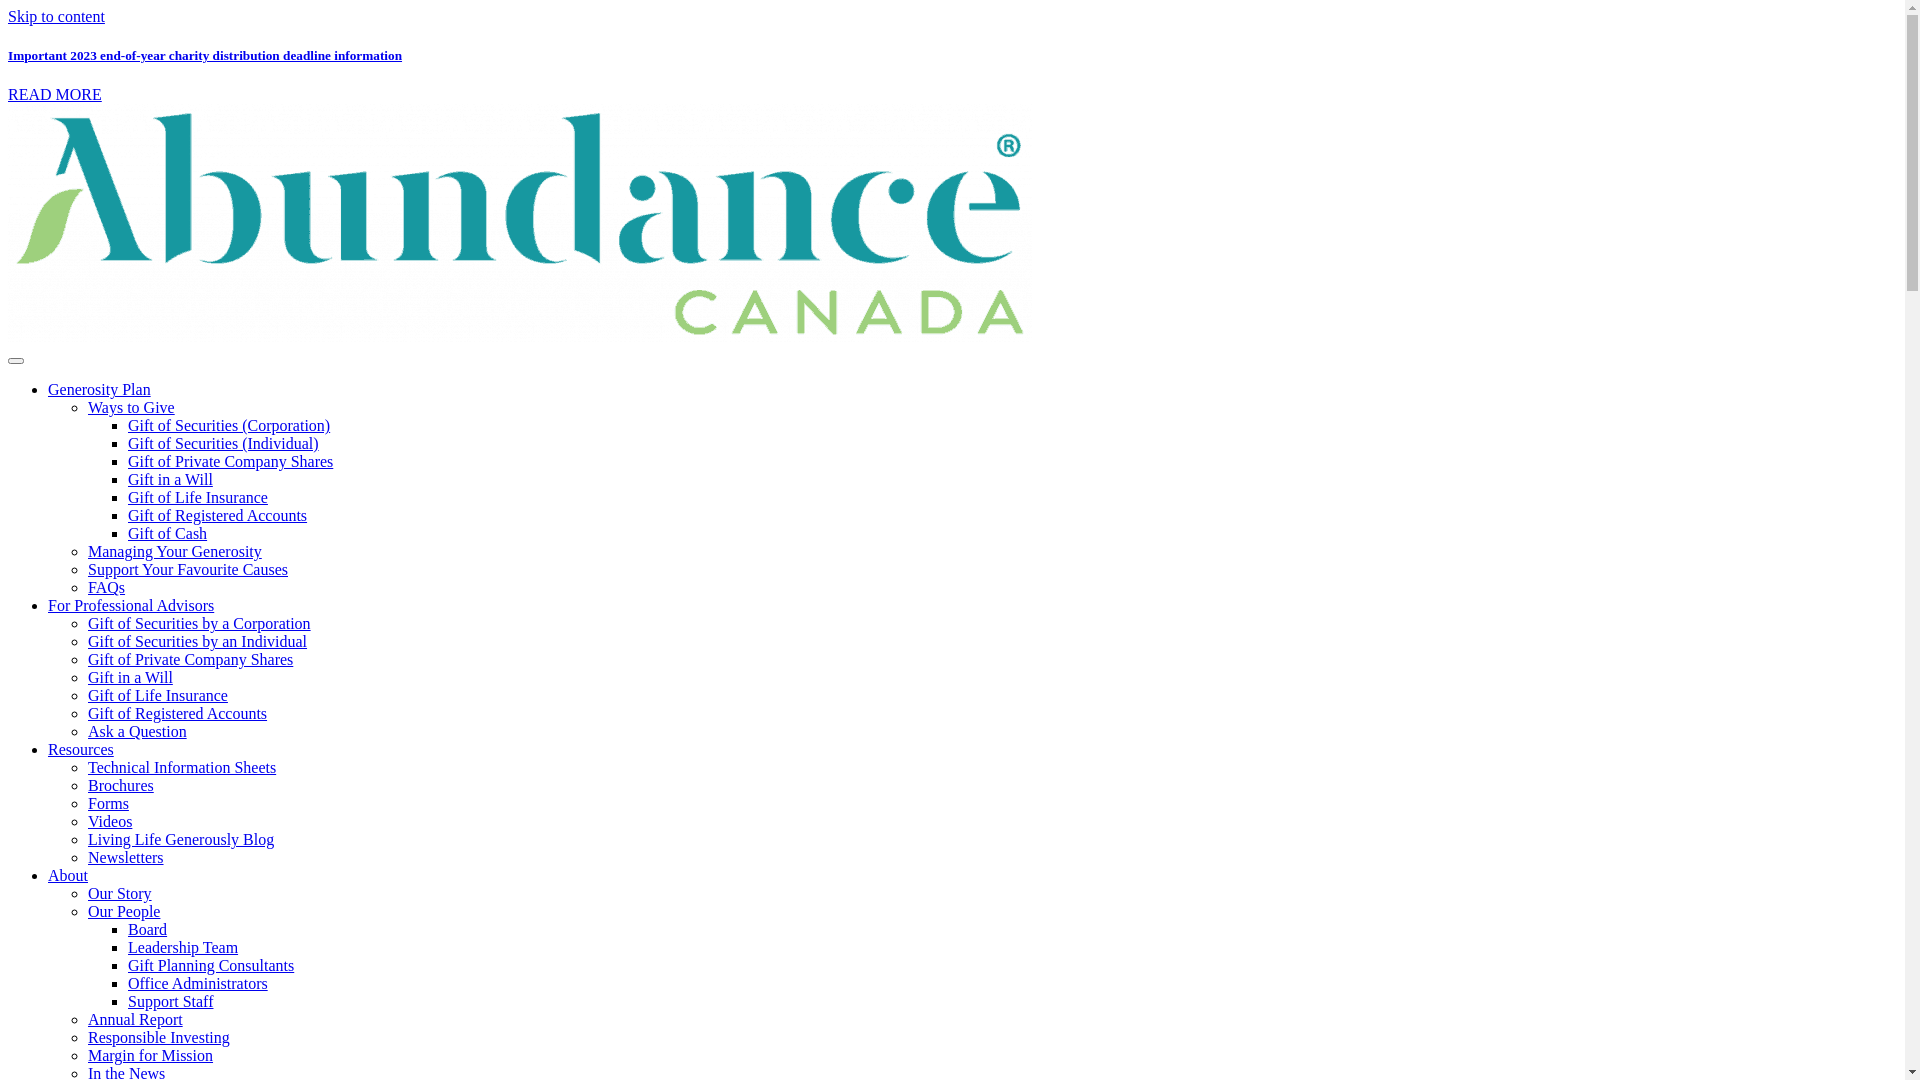 The height and width of the screenshot is (1080, 1920). What do you see at coordinates (67, 874) in the screenshot?
I see `'About'` at bounding box center [67, 874].